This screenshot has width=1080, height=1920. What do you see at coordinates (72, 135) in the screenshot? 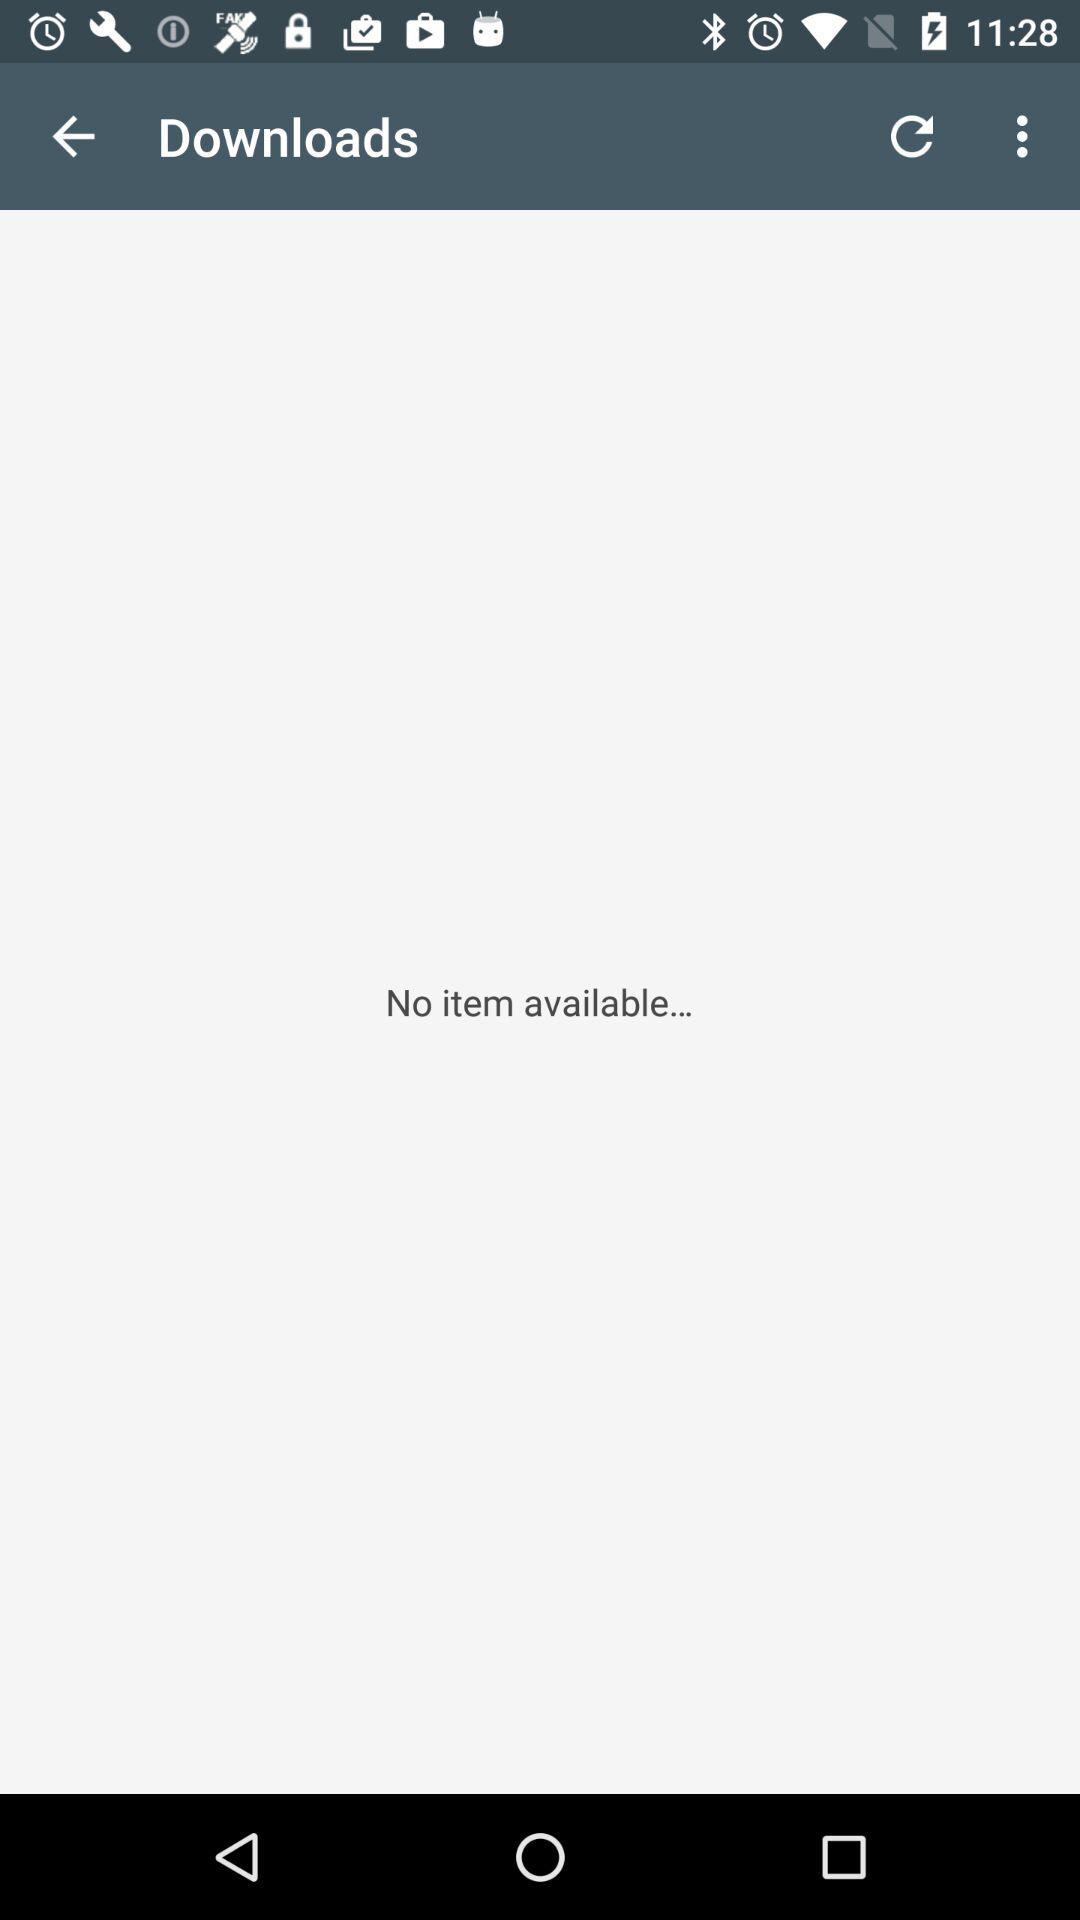
I see `the item to the left of the downloads icon` at bounding box center [72, 135].